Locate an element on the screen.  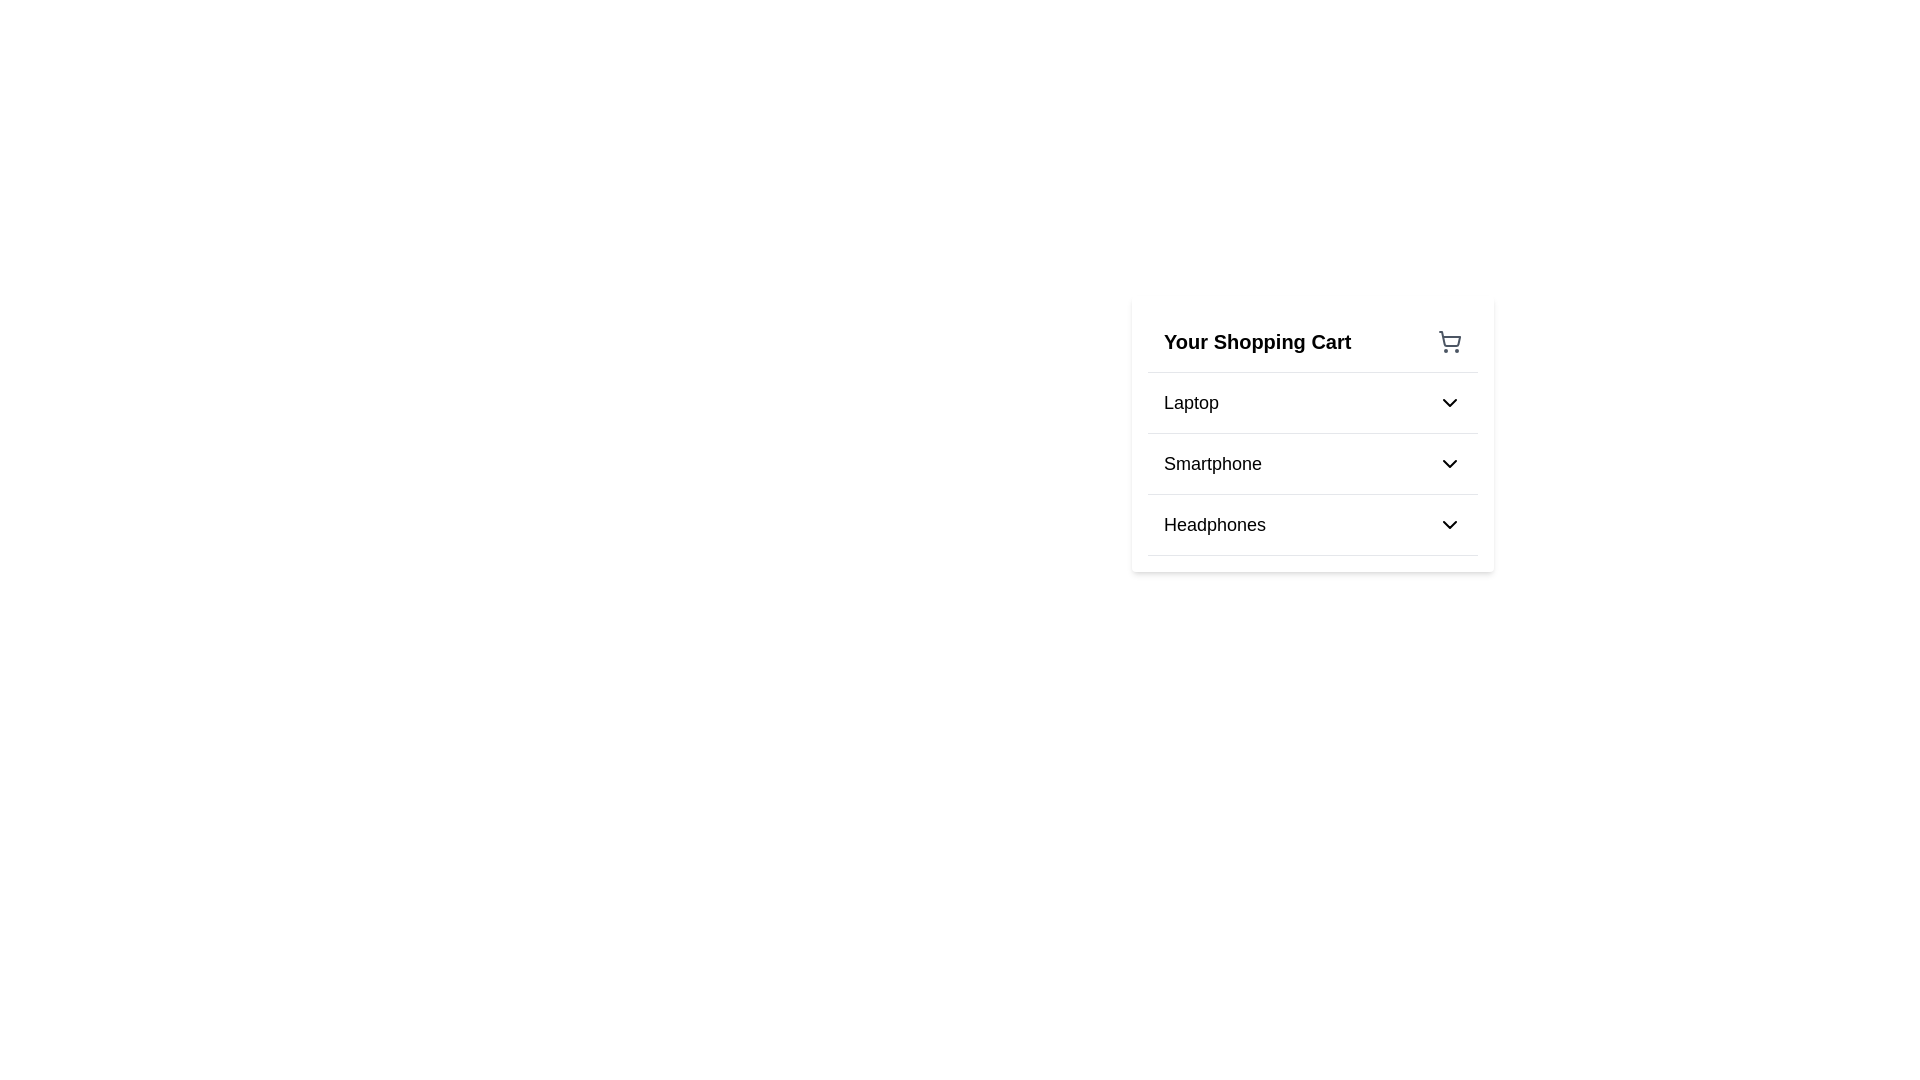
the Chevron icon located on the rightmost side of the 'Smartphone' row is located at coordinates (1449, 463).